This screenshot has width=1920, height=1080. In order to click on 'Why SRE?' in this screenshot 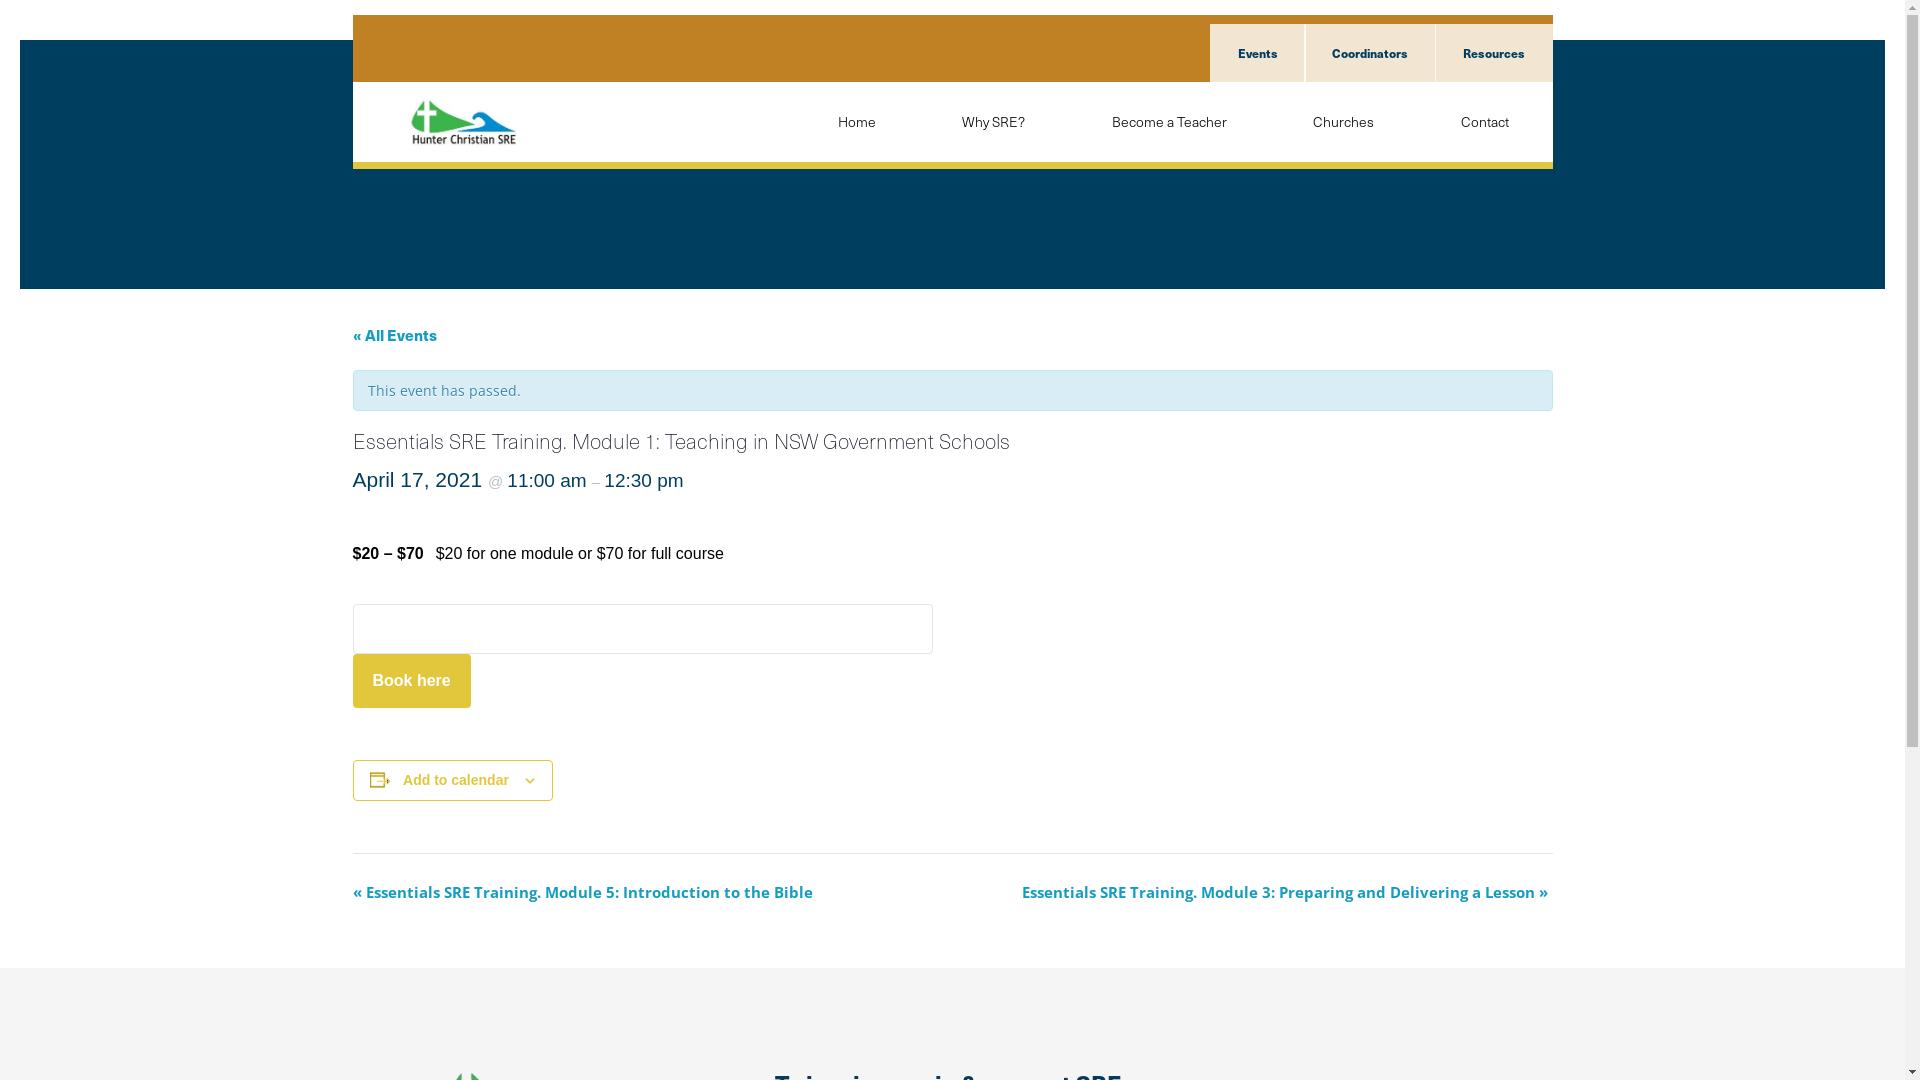, I will do `click(916, 122)`.